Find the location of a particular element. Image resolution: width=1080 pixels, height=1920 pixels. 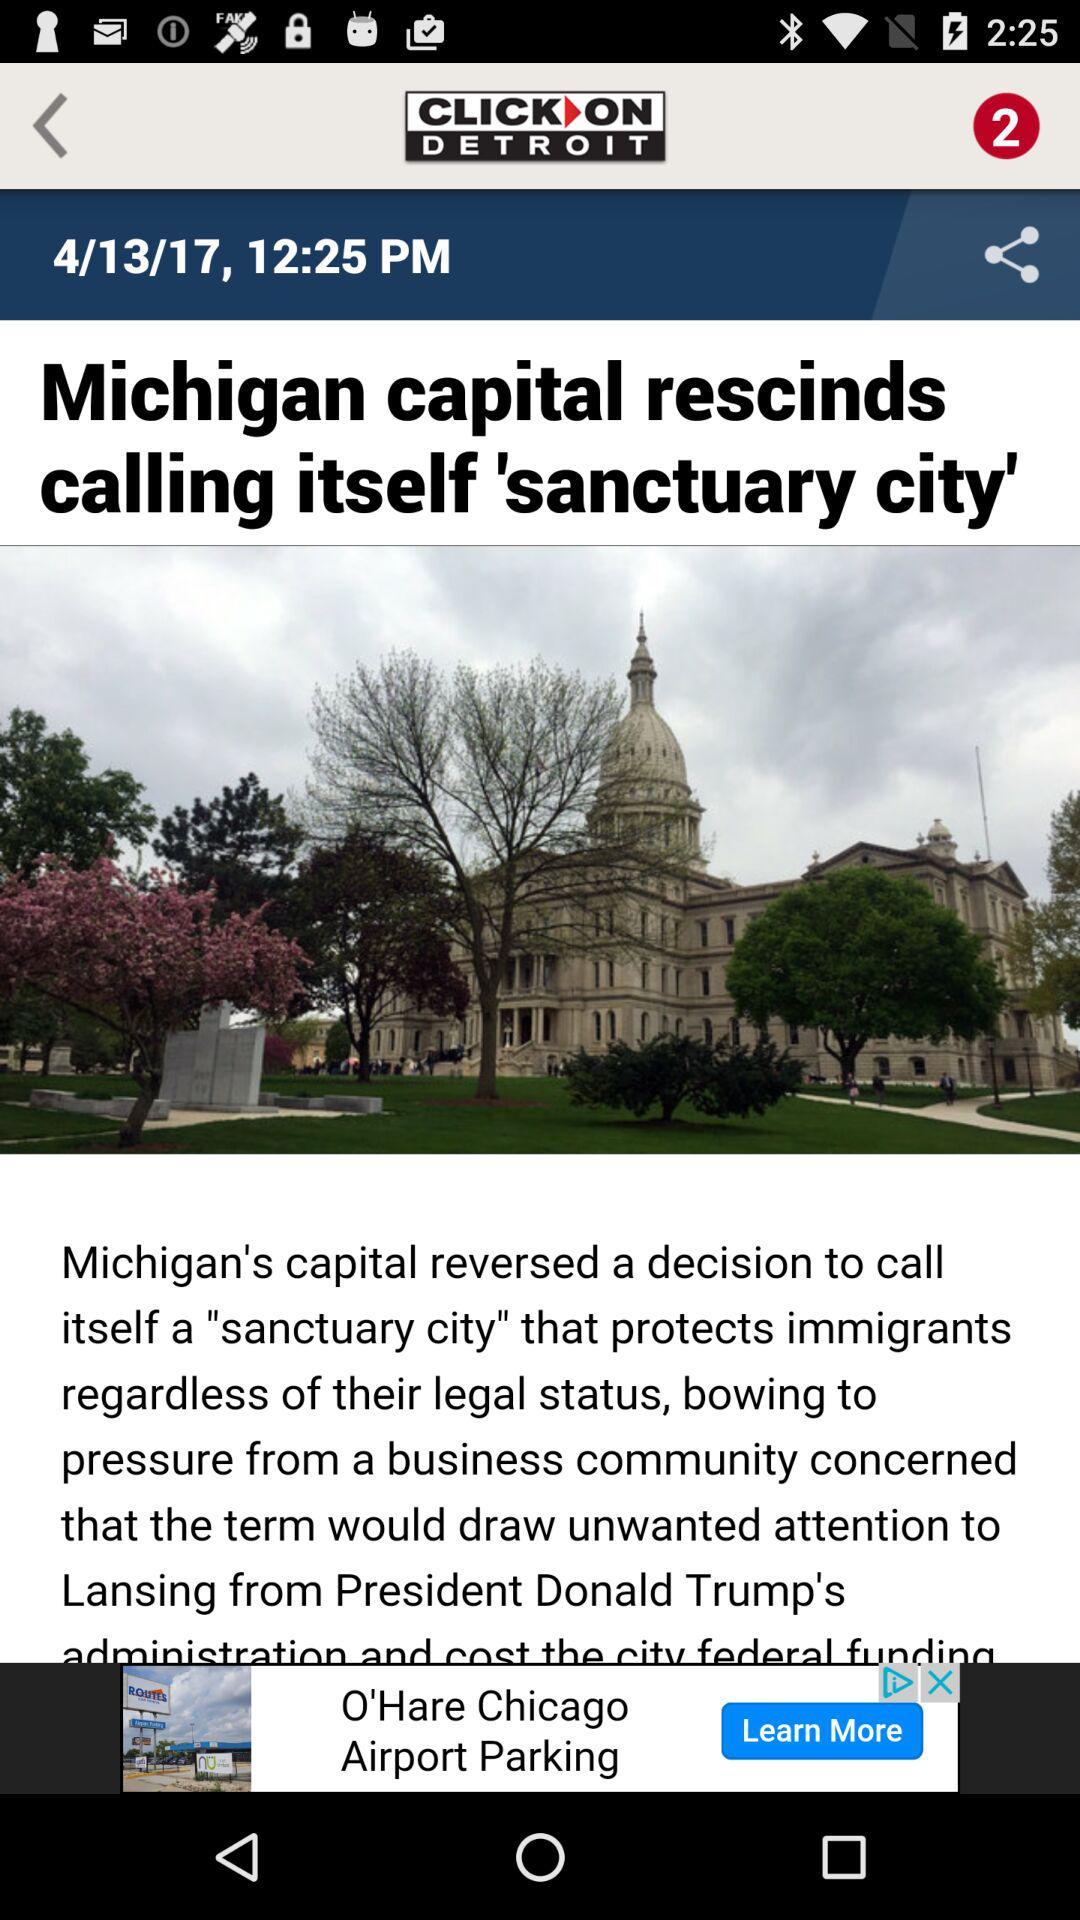

open advertisement is located at coordinates (540, 1727).